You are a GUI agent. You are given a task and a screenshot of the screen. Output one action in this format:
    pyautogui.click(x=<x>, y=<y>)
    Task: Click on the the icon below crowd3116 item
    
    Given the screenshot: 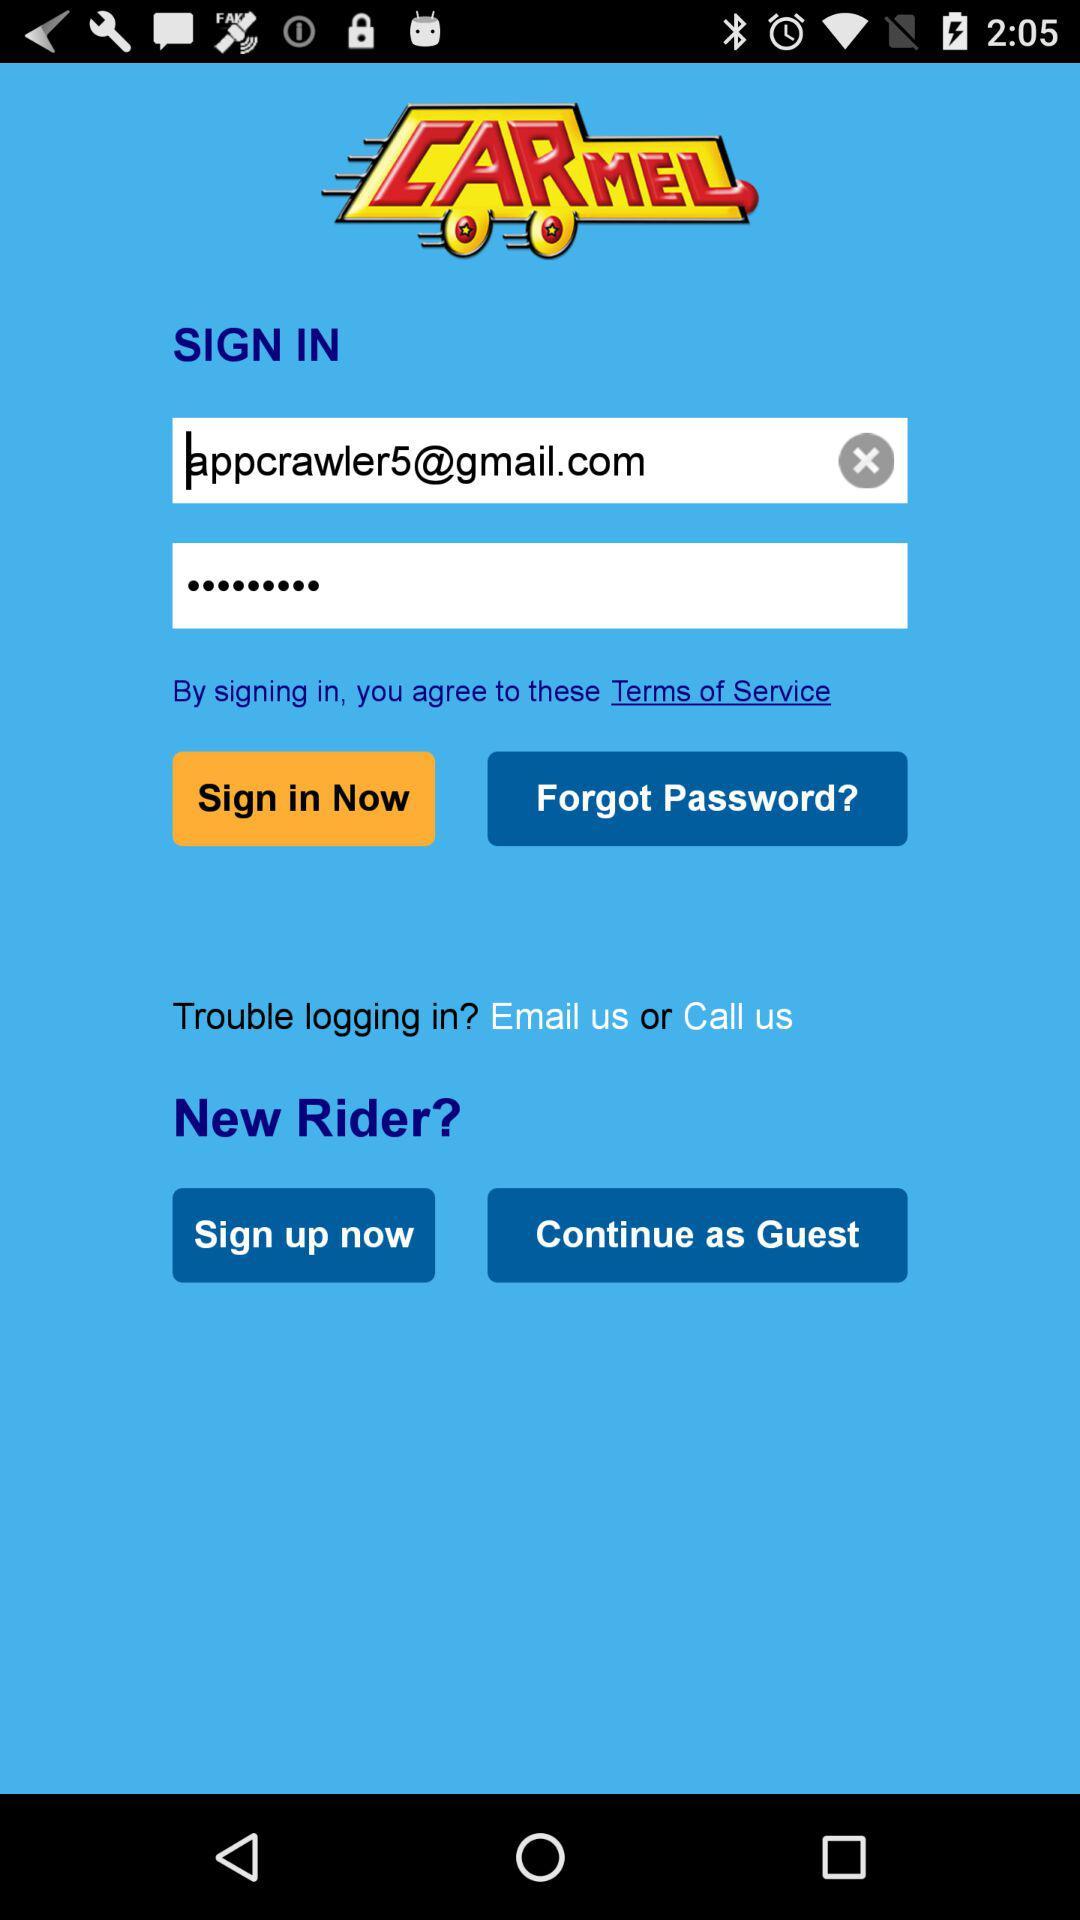 What is the action you would take?
    pyautogui.click(x=721, y=690)
    